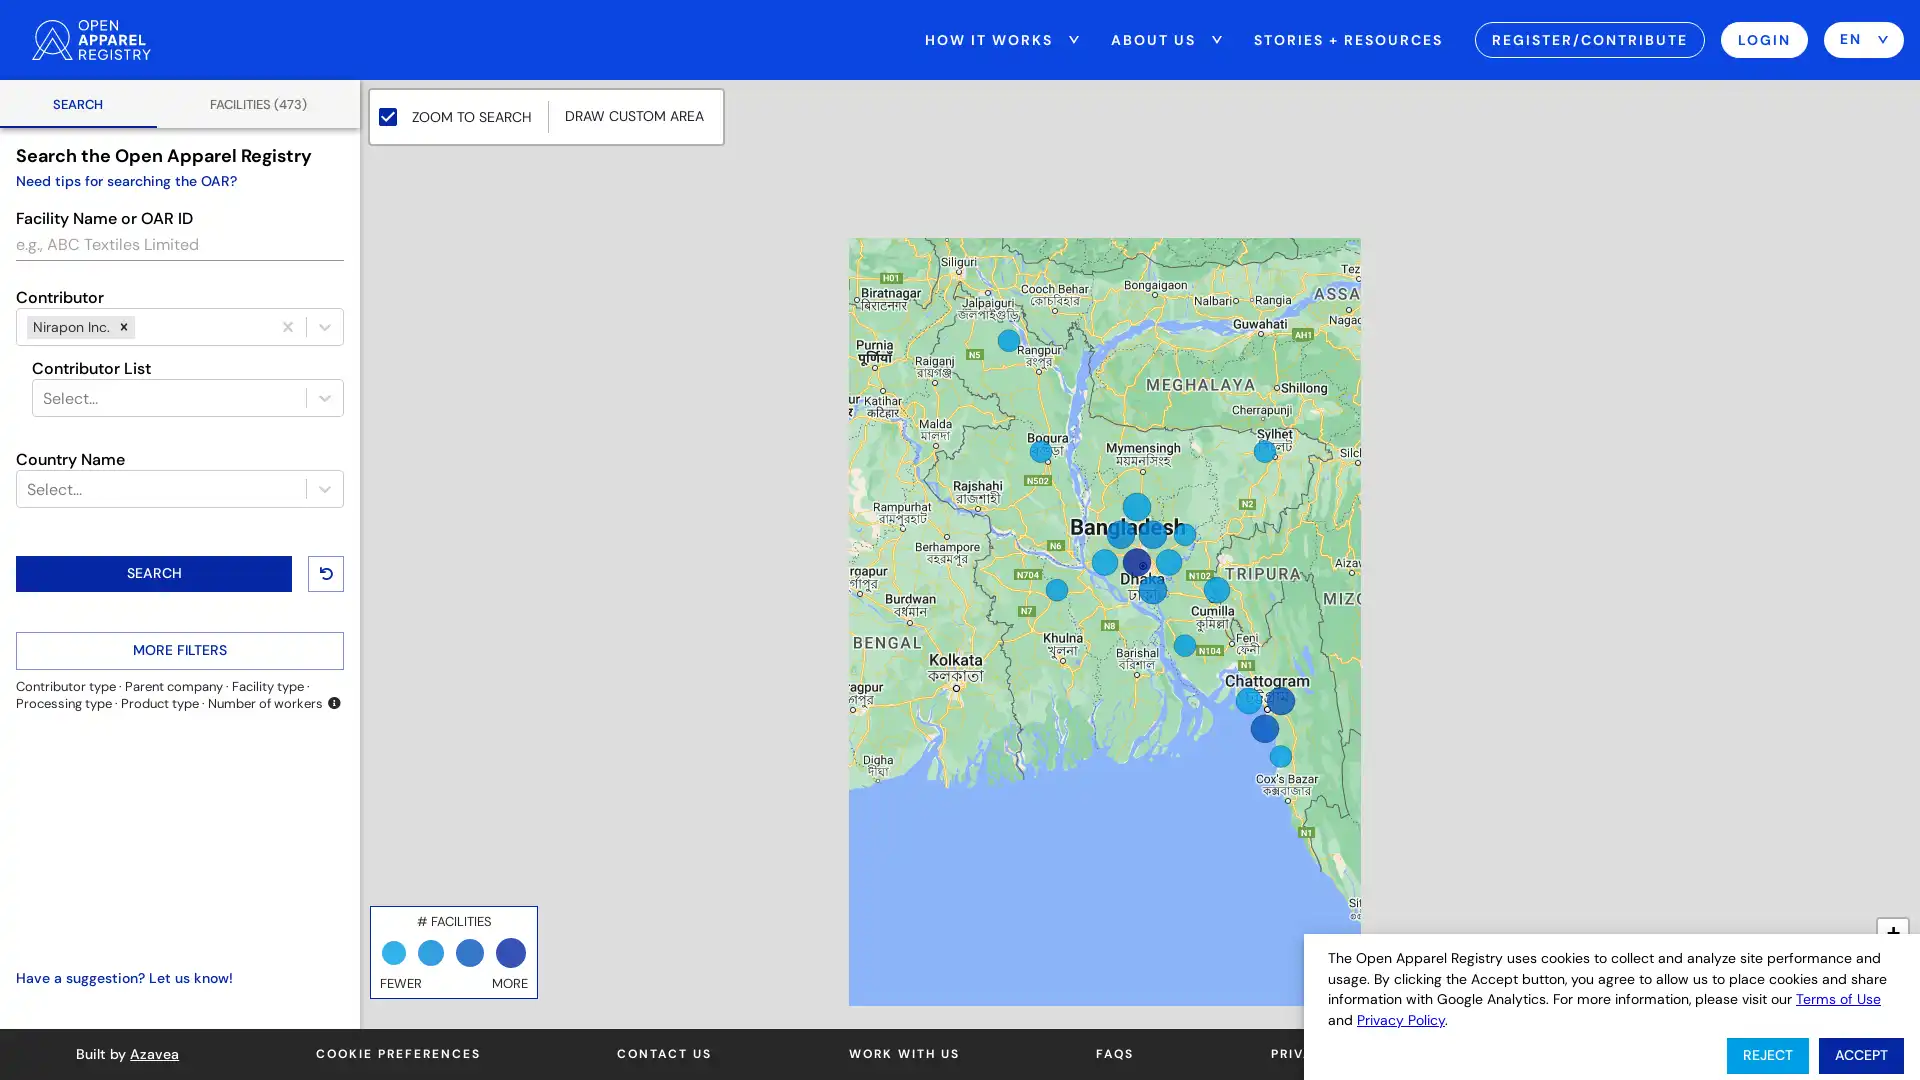 This screenshot has height=1080, width=1920. What do you see at coordinates (180, 650) in the screenshot?
I see `MORE FILTERS` at bounding box center [180, 650].